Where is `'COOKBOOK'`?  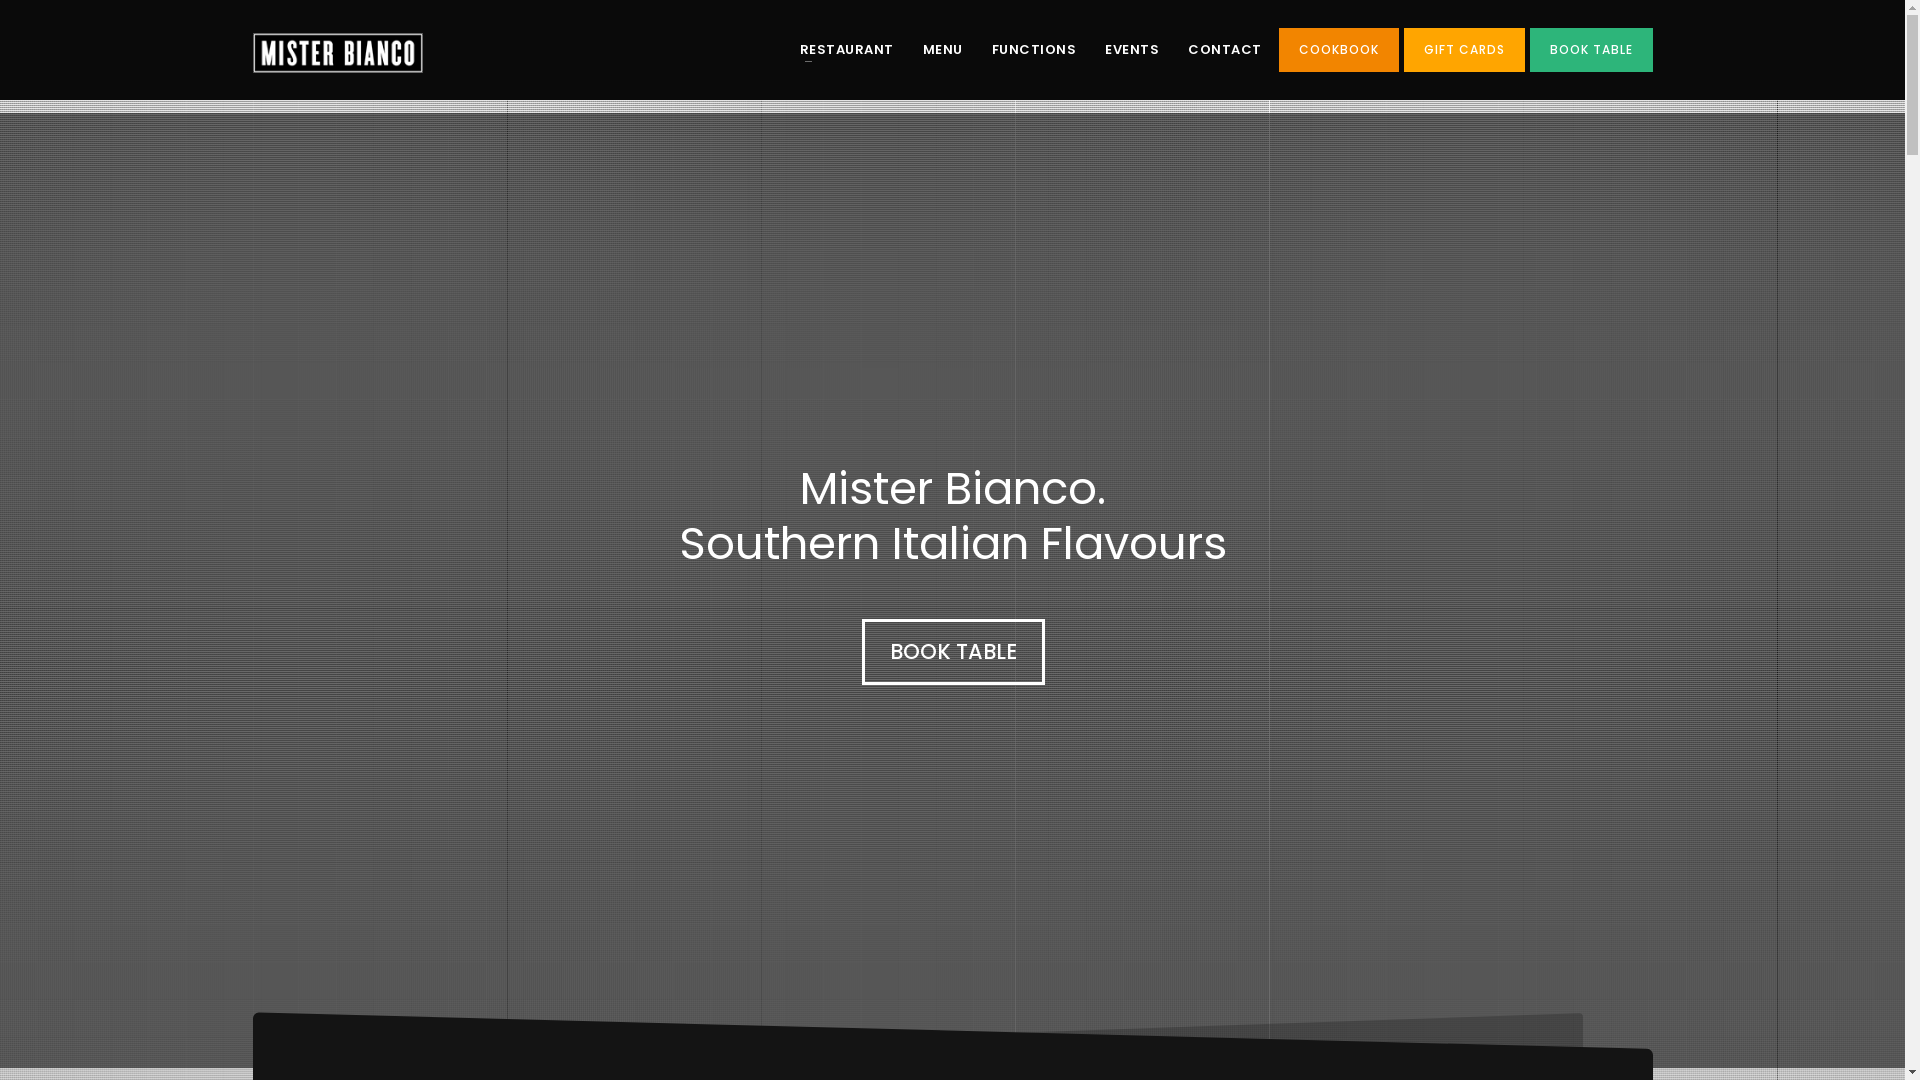
'COOKBOOK' is located at coordinates (1338, 49).